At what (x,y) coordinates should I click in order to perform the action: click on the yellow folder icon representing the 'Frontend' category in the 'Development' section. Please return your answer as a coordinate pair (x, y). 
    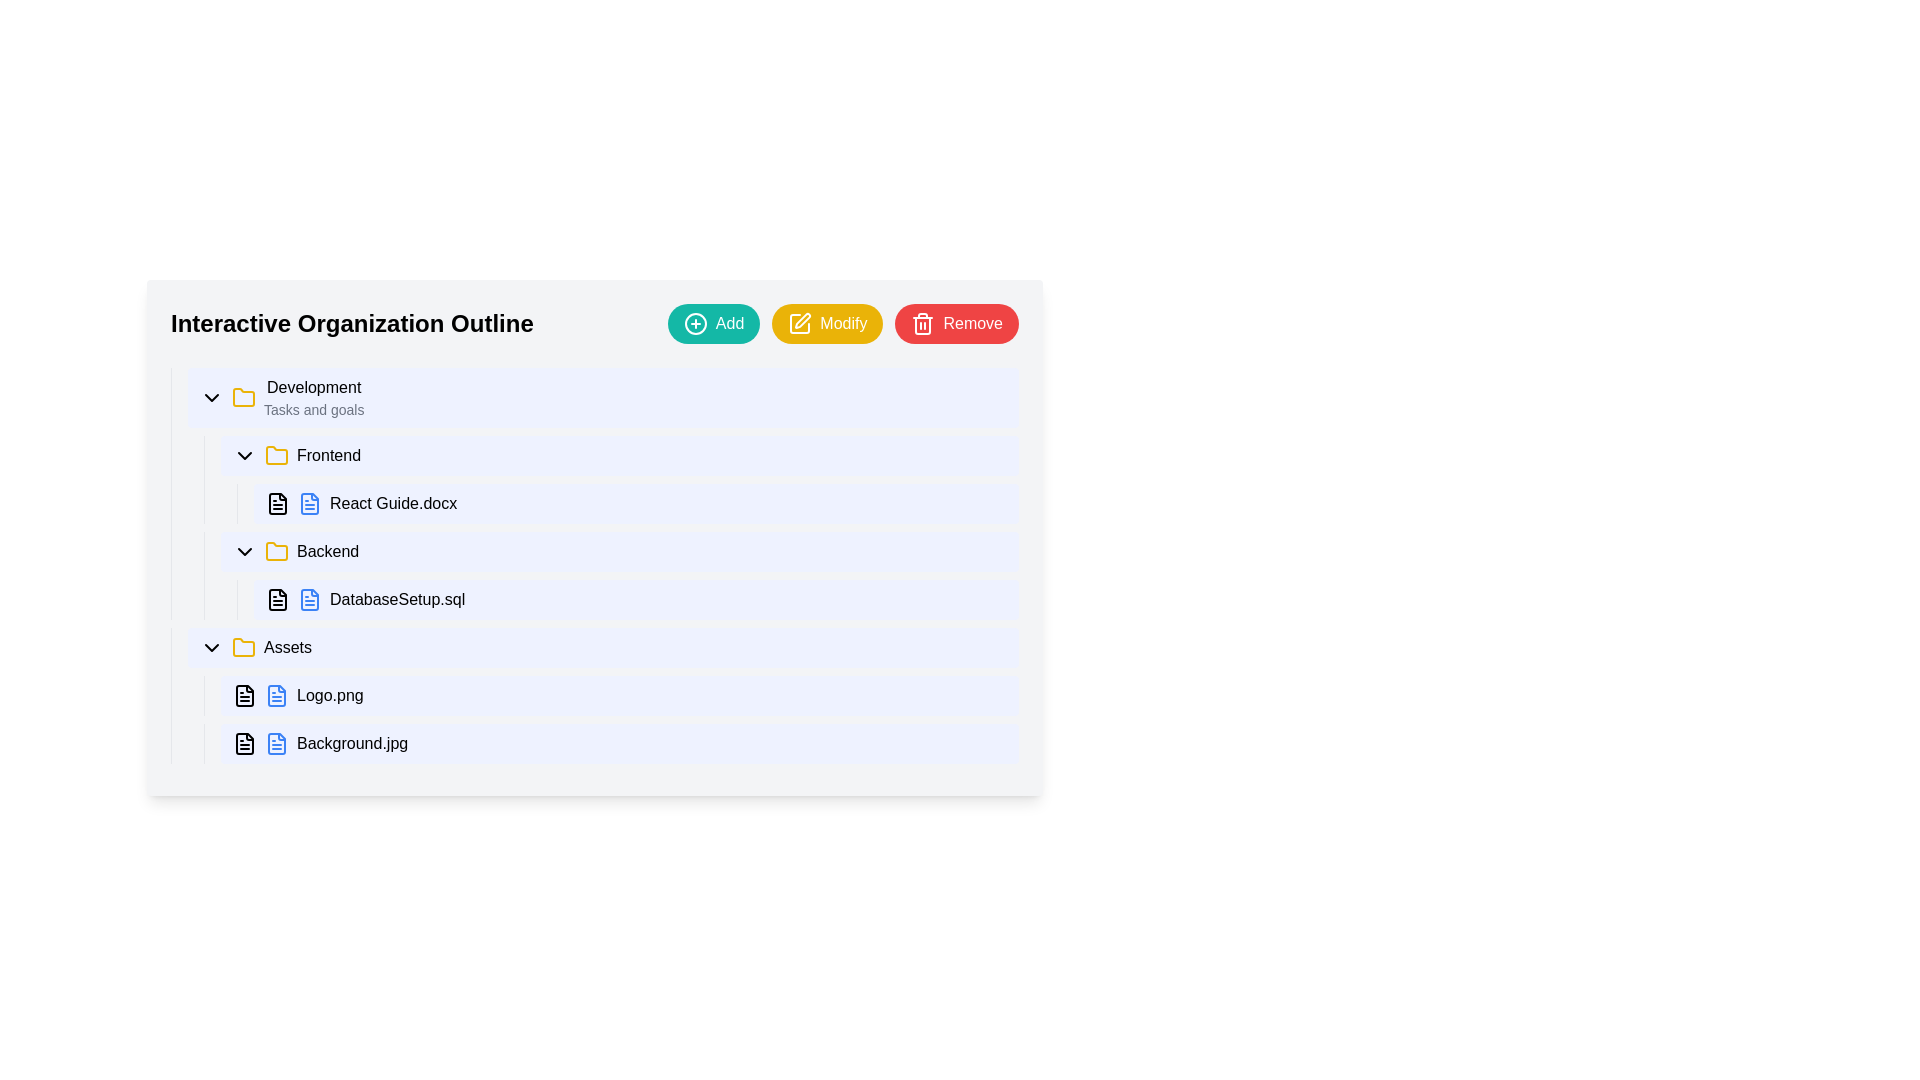
    Looking at the image, I should click on (276, 455).